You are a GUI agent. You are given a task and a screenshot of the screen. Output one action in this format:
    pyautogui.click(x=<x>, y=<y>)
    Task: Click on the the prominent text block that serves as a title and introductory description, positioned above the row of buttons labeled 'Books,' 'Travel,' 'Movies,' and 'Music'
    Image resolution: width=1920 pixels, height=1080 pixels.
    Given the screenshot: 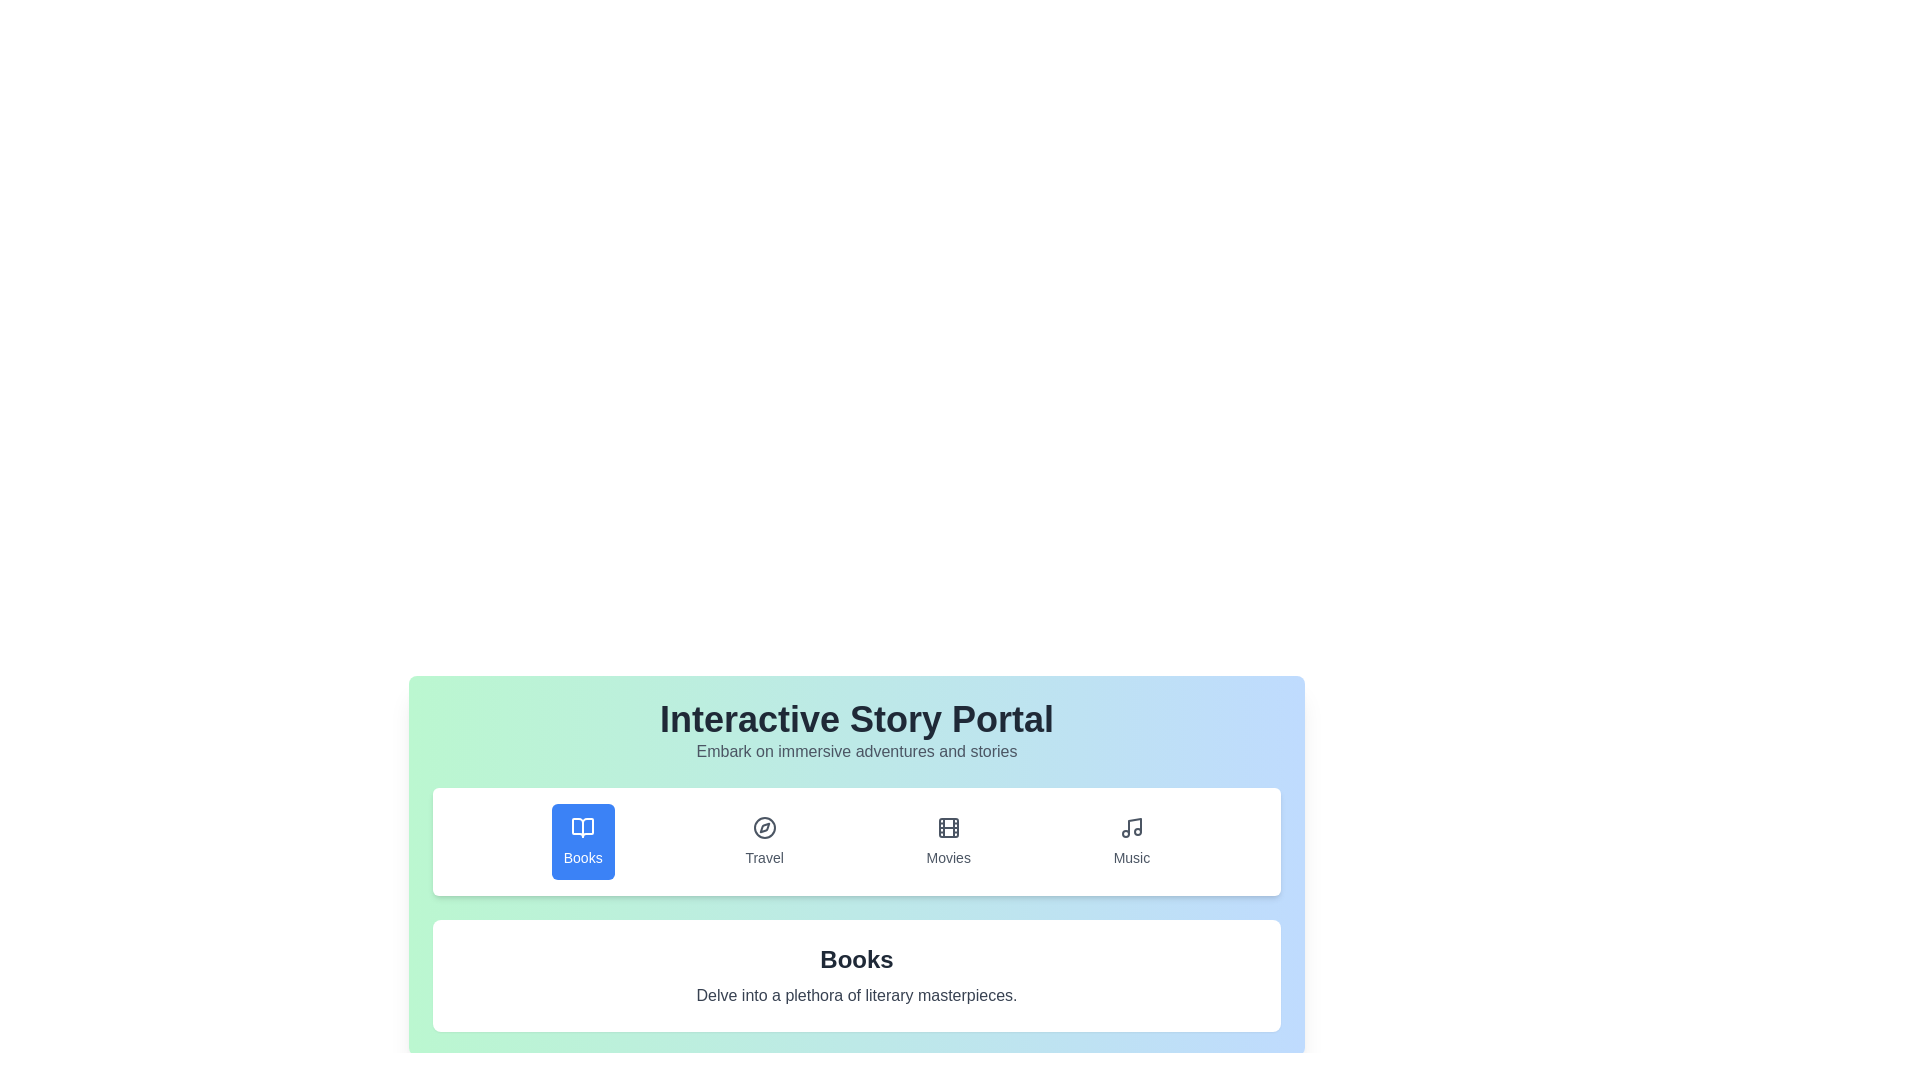 What is the action you would take?
    pyautogui.click(x=857, y=732)
    